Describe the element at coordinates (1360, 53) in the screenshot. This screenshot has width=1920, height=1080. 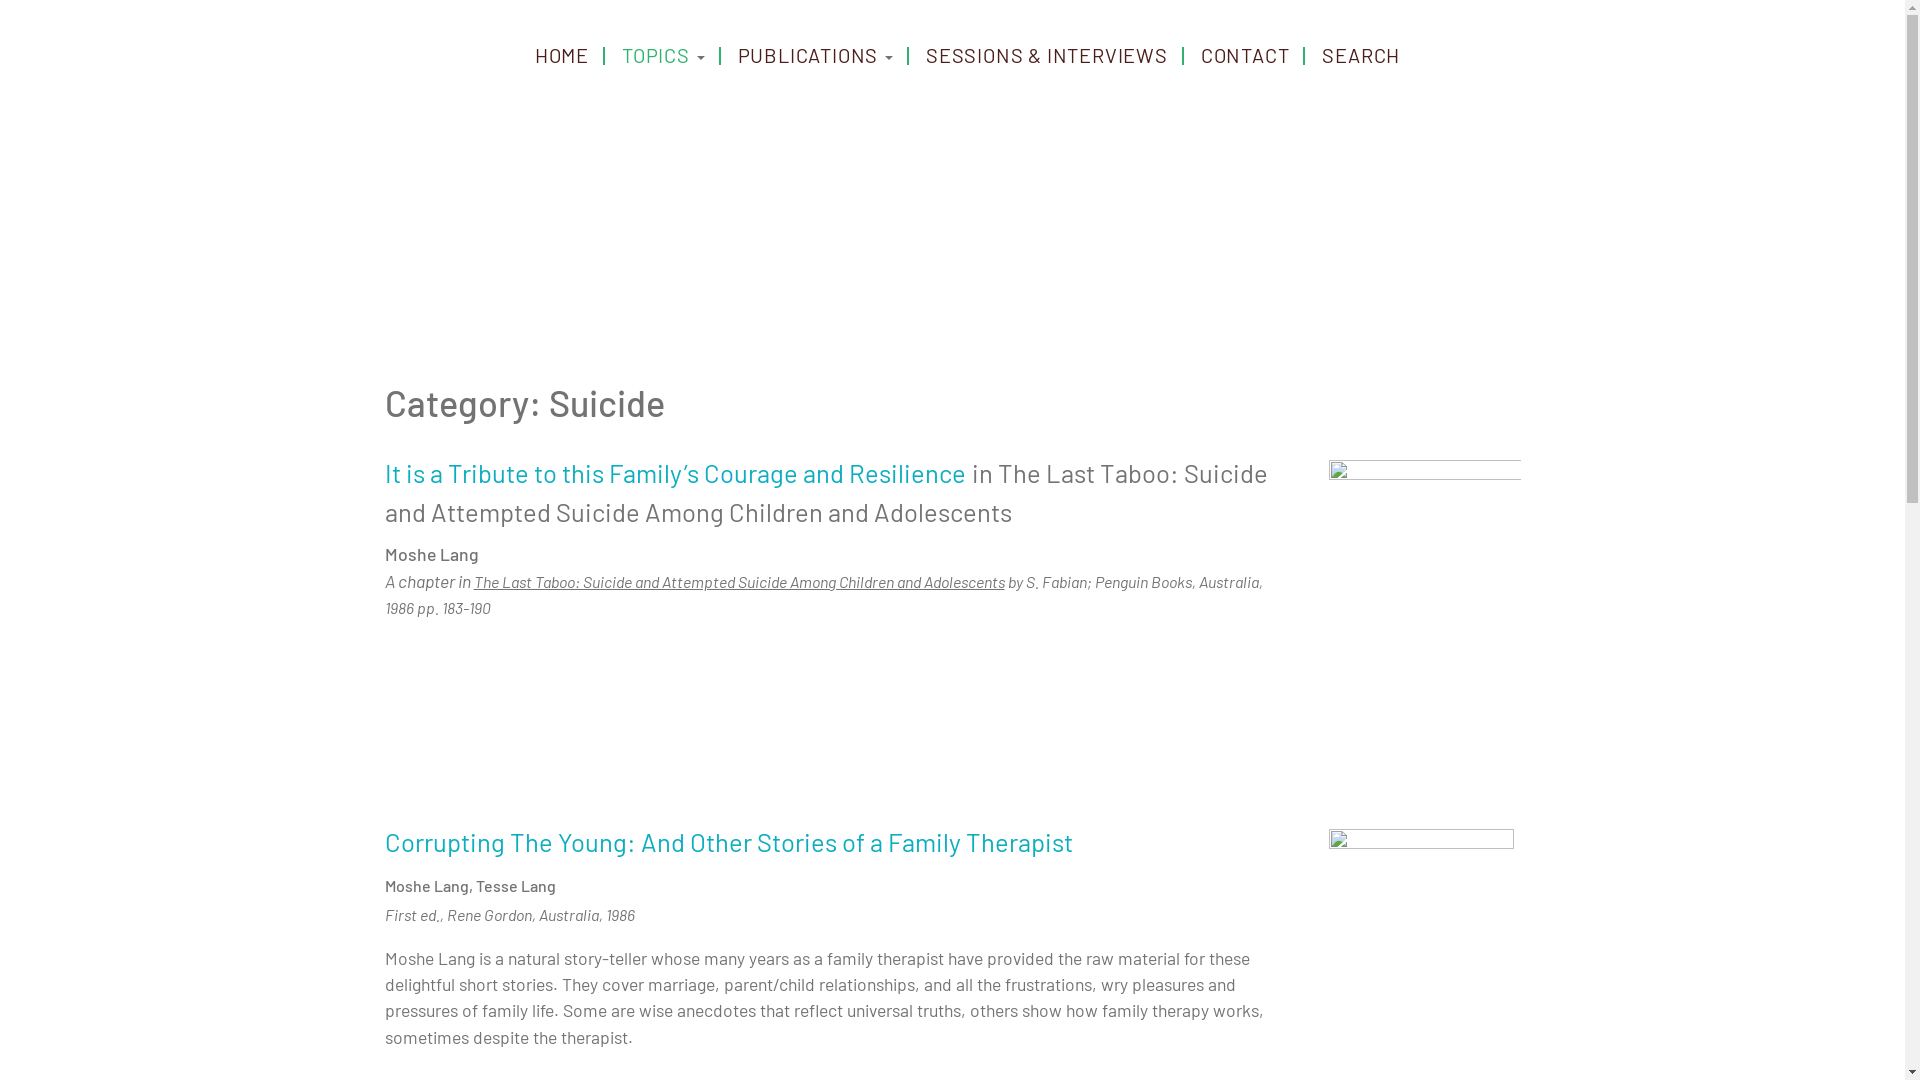
I see `'SEARCH'` at that location.